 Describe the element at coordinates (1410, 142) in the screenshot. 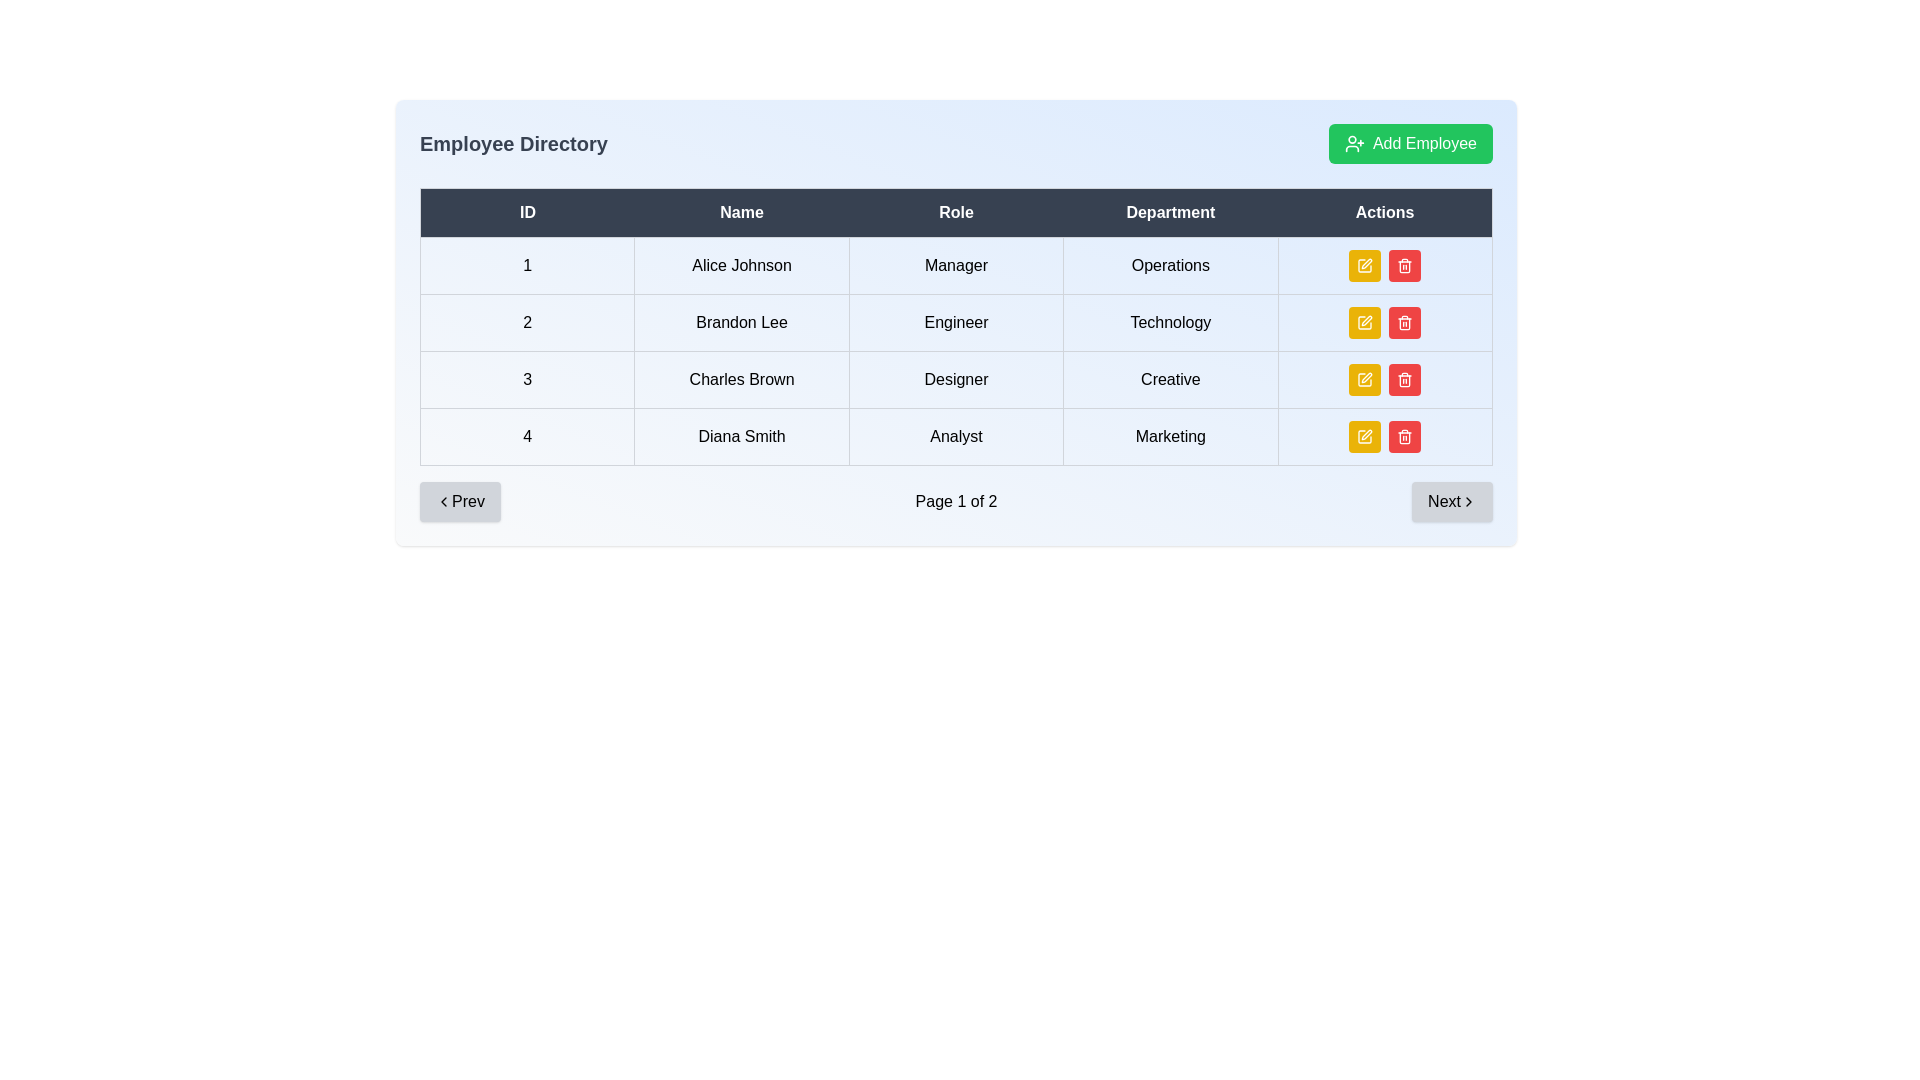

I see `the center of the 'Add Employee' button located to the right of the 'Employee Directory' header to initiate the process of adding a new employee` at that location.